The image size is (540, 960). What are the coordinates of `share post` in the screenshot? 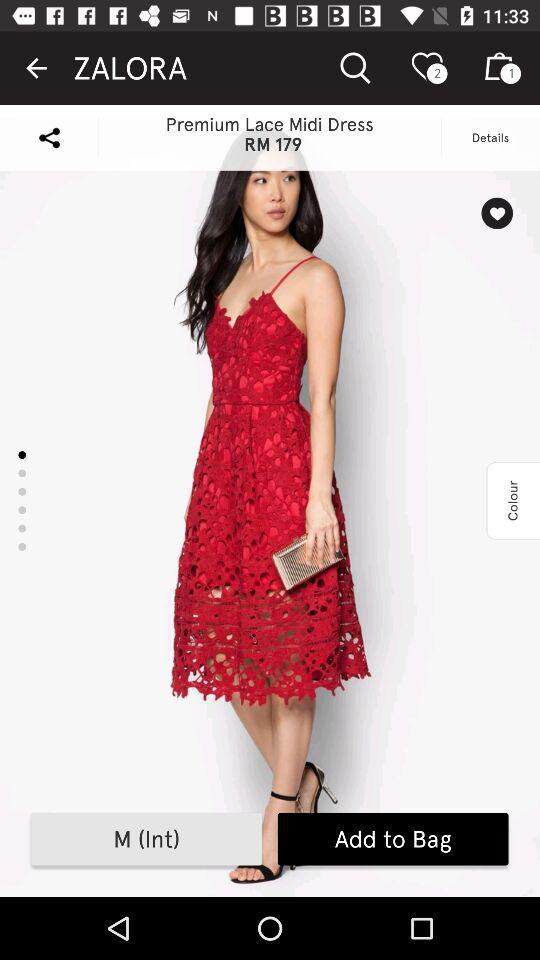 It's located at (49, 136).